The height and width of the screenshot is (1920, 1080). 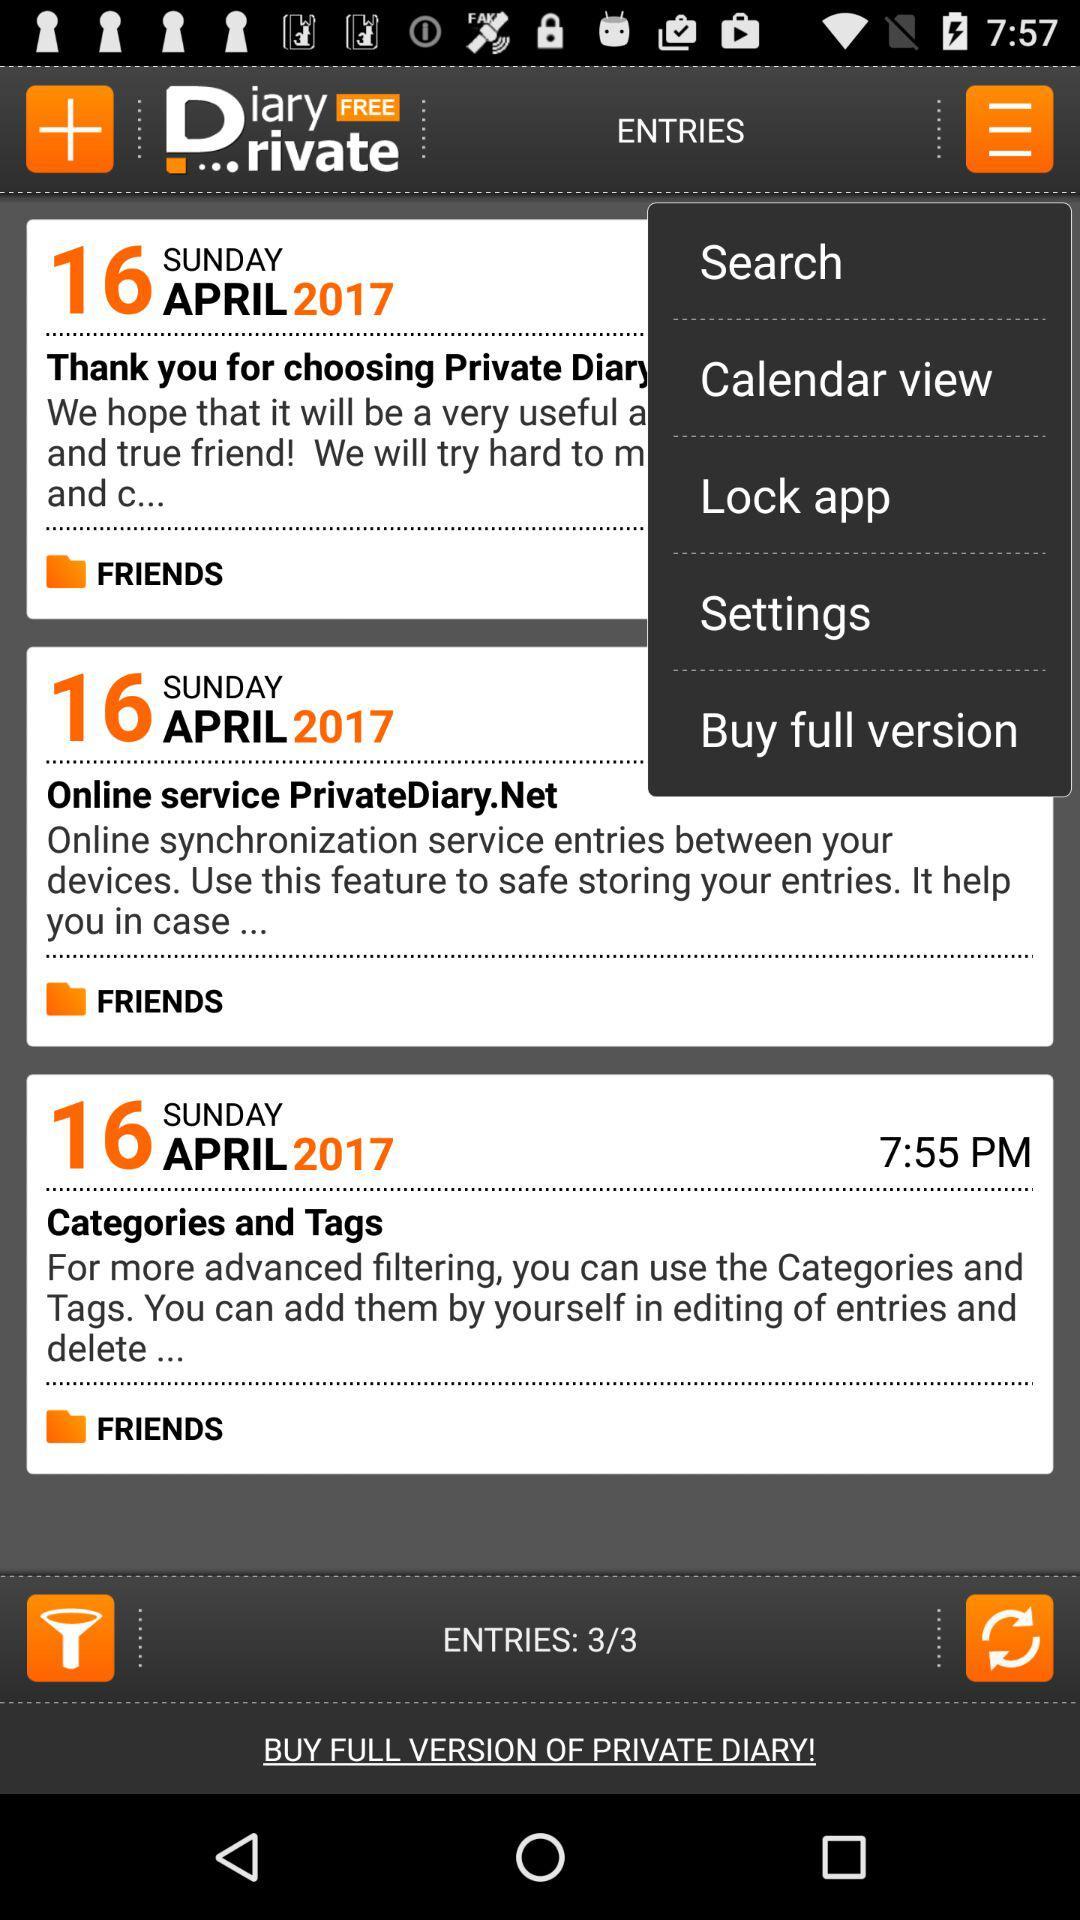 I want to click on the refresh icon, so click(x=1009, y=1752).